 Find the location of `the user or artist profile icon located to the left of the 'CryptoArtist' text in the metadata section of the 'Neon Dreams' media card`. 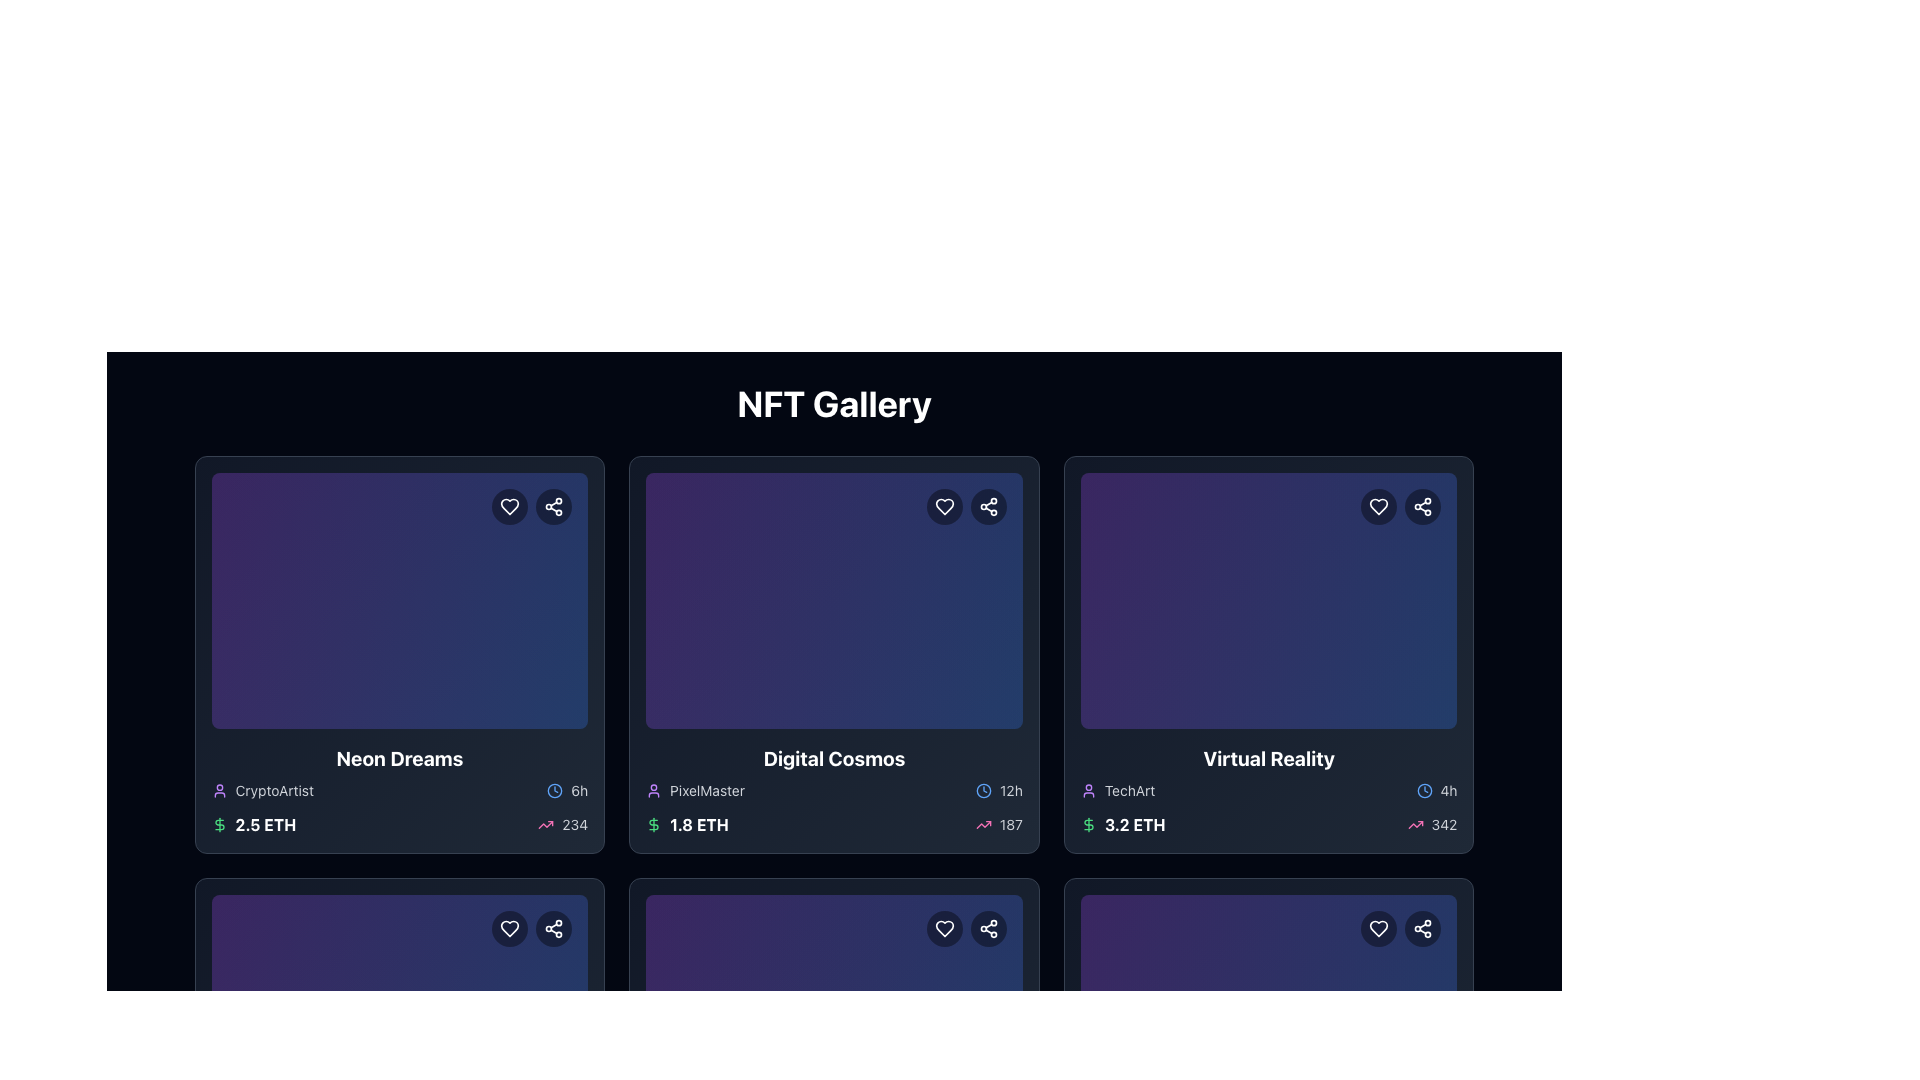

the user or artist profile icon located to the left of the 'CryptoArtist' text in the metadata section of the 'Neon Dreams' media card is located at coordinates (219, 789).